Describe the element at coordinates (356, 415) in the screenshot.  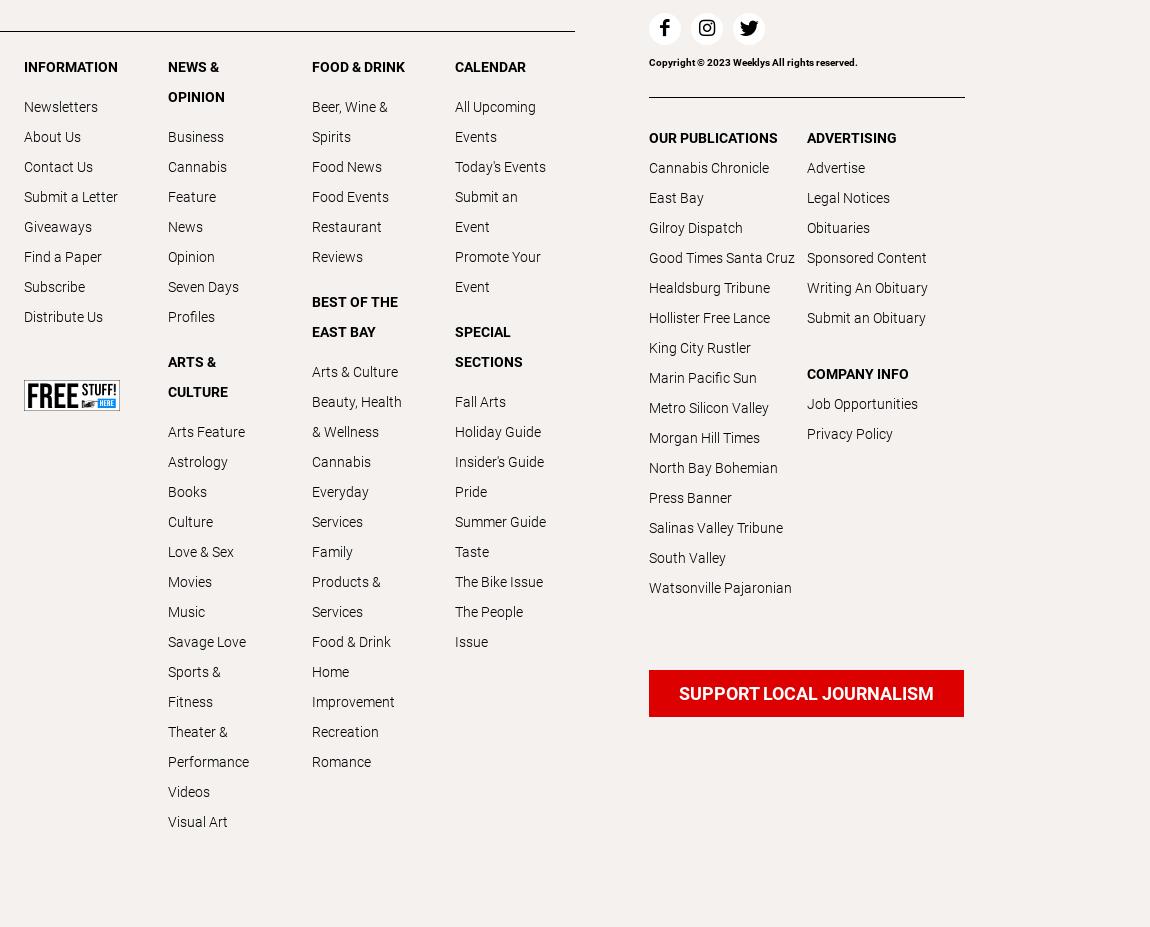
I see `'Beauty, Health & Wellness'` at that location.